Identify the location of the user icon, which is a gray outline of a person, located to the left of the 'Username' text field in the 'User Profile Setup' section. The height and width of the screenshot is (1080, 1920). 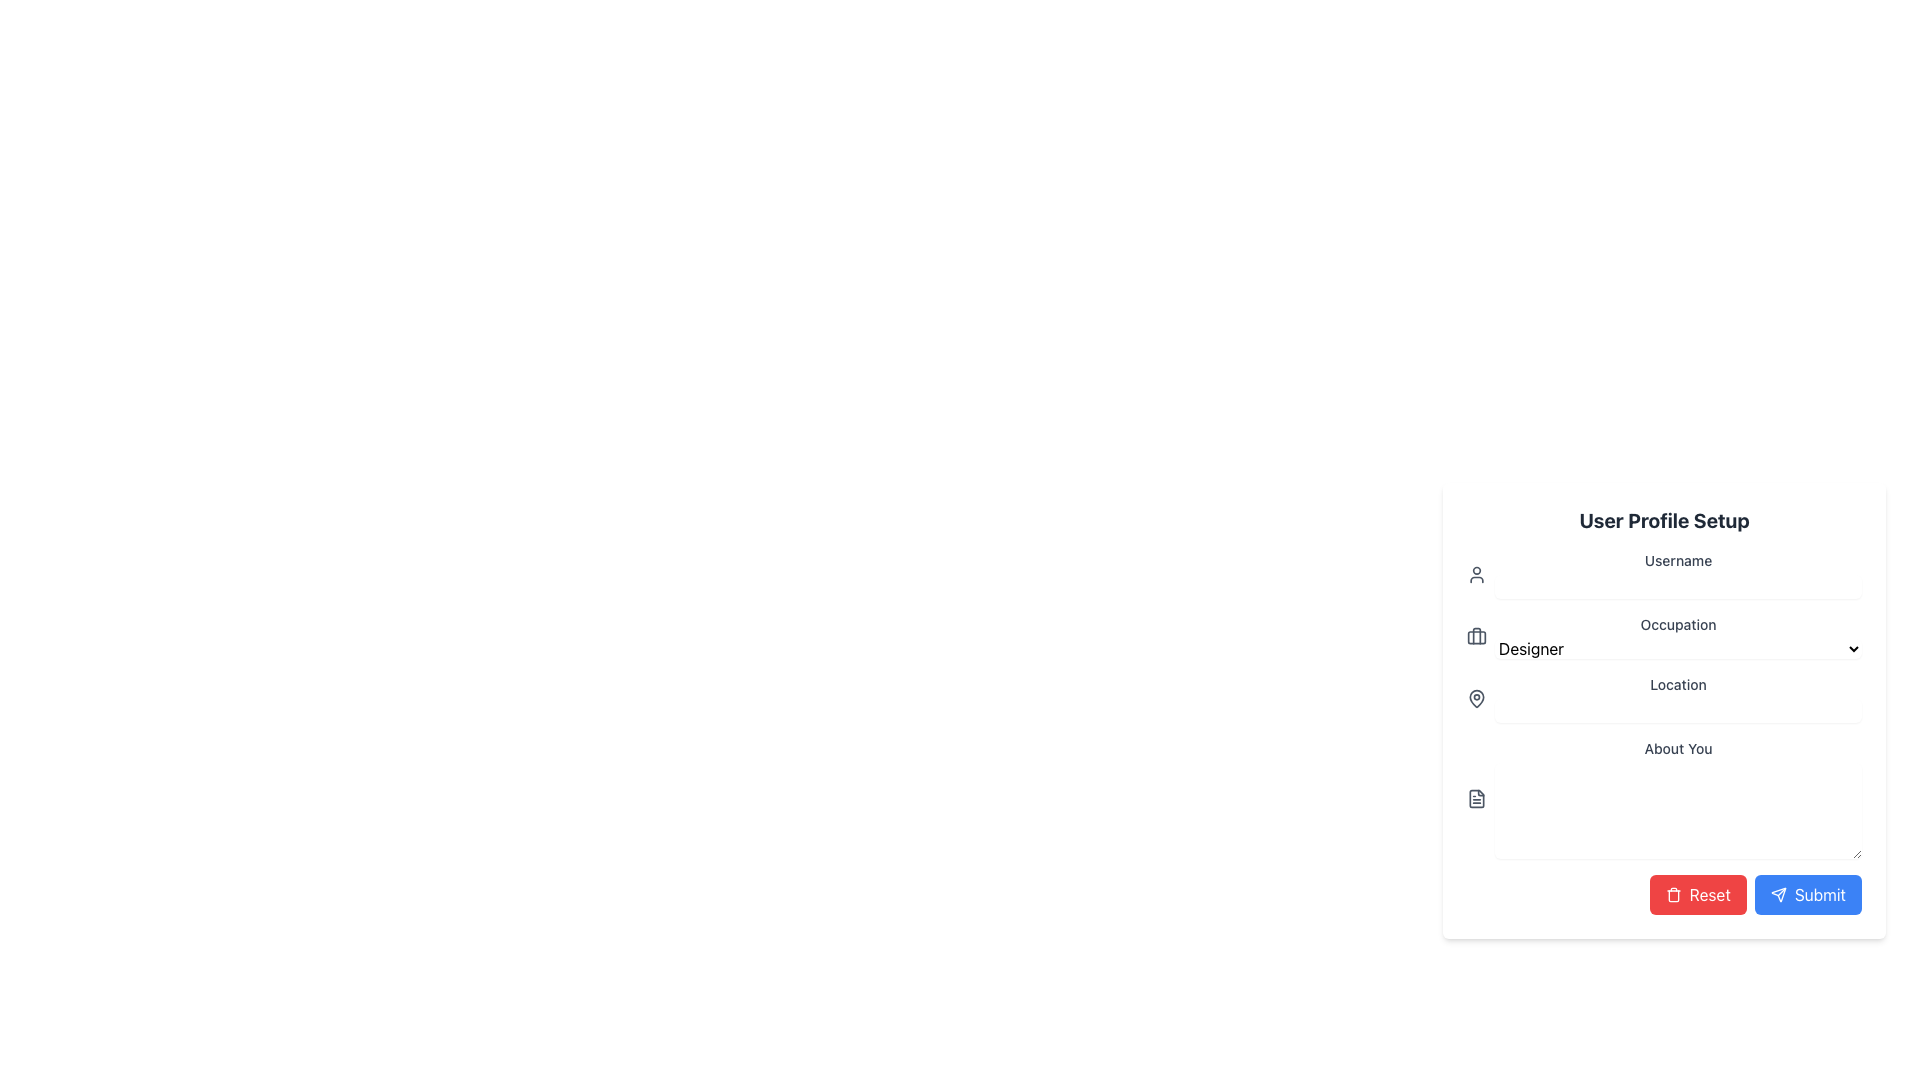
(1477, 574).